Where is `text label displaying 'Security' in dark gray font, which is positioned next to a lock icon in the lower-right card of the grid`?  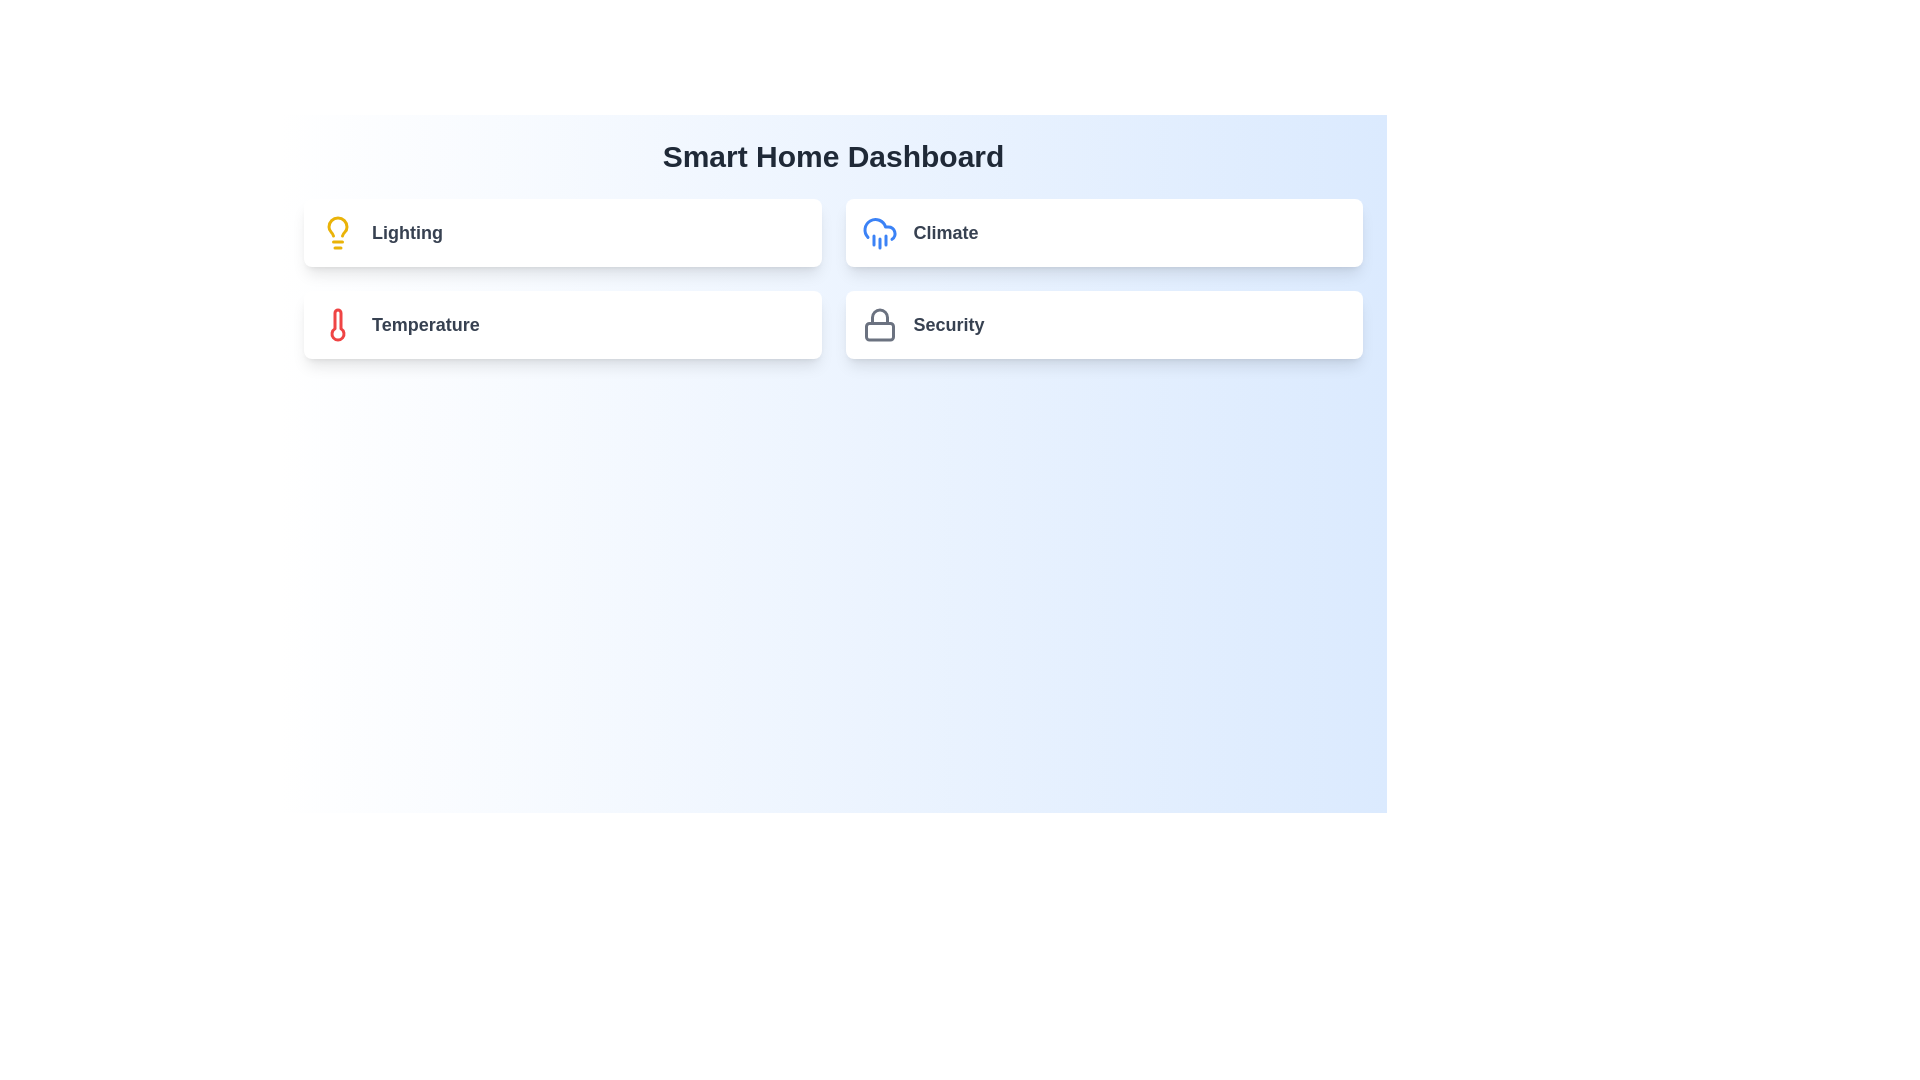
text label displaying 'Security' in dark gray font, which is positioned next to a lock icon in the lower-right card of the grid is located at coordinates (948, 323).